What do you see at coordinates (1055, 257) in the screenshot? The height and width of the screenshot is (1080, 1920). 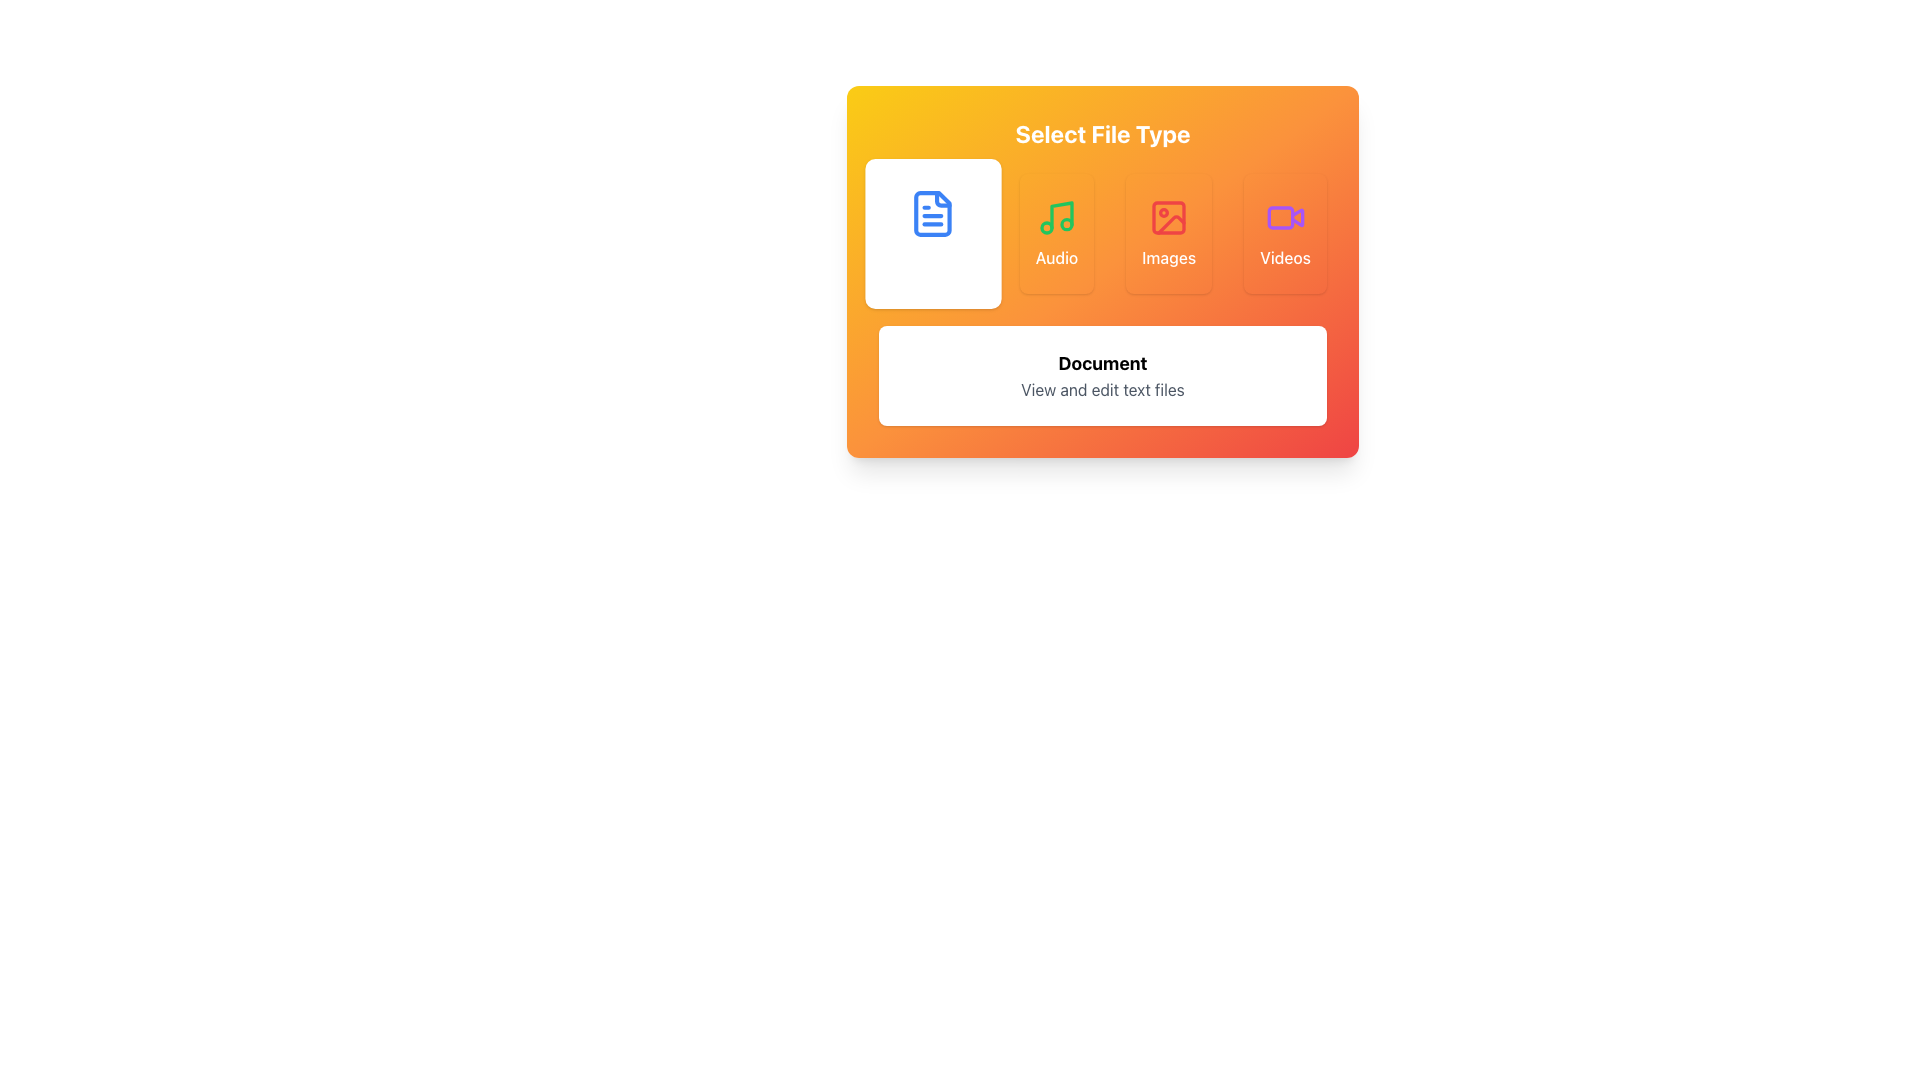 I see `the text label located at the bottom of the button-like structure within the 'Select File Type' card, which describes the action related to audio files` at bounding box center [1055, 257].